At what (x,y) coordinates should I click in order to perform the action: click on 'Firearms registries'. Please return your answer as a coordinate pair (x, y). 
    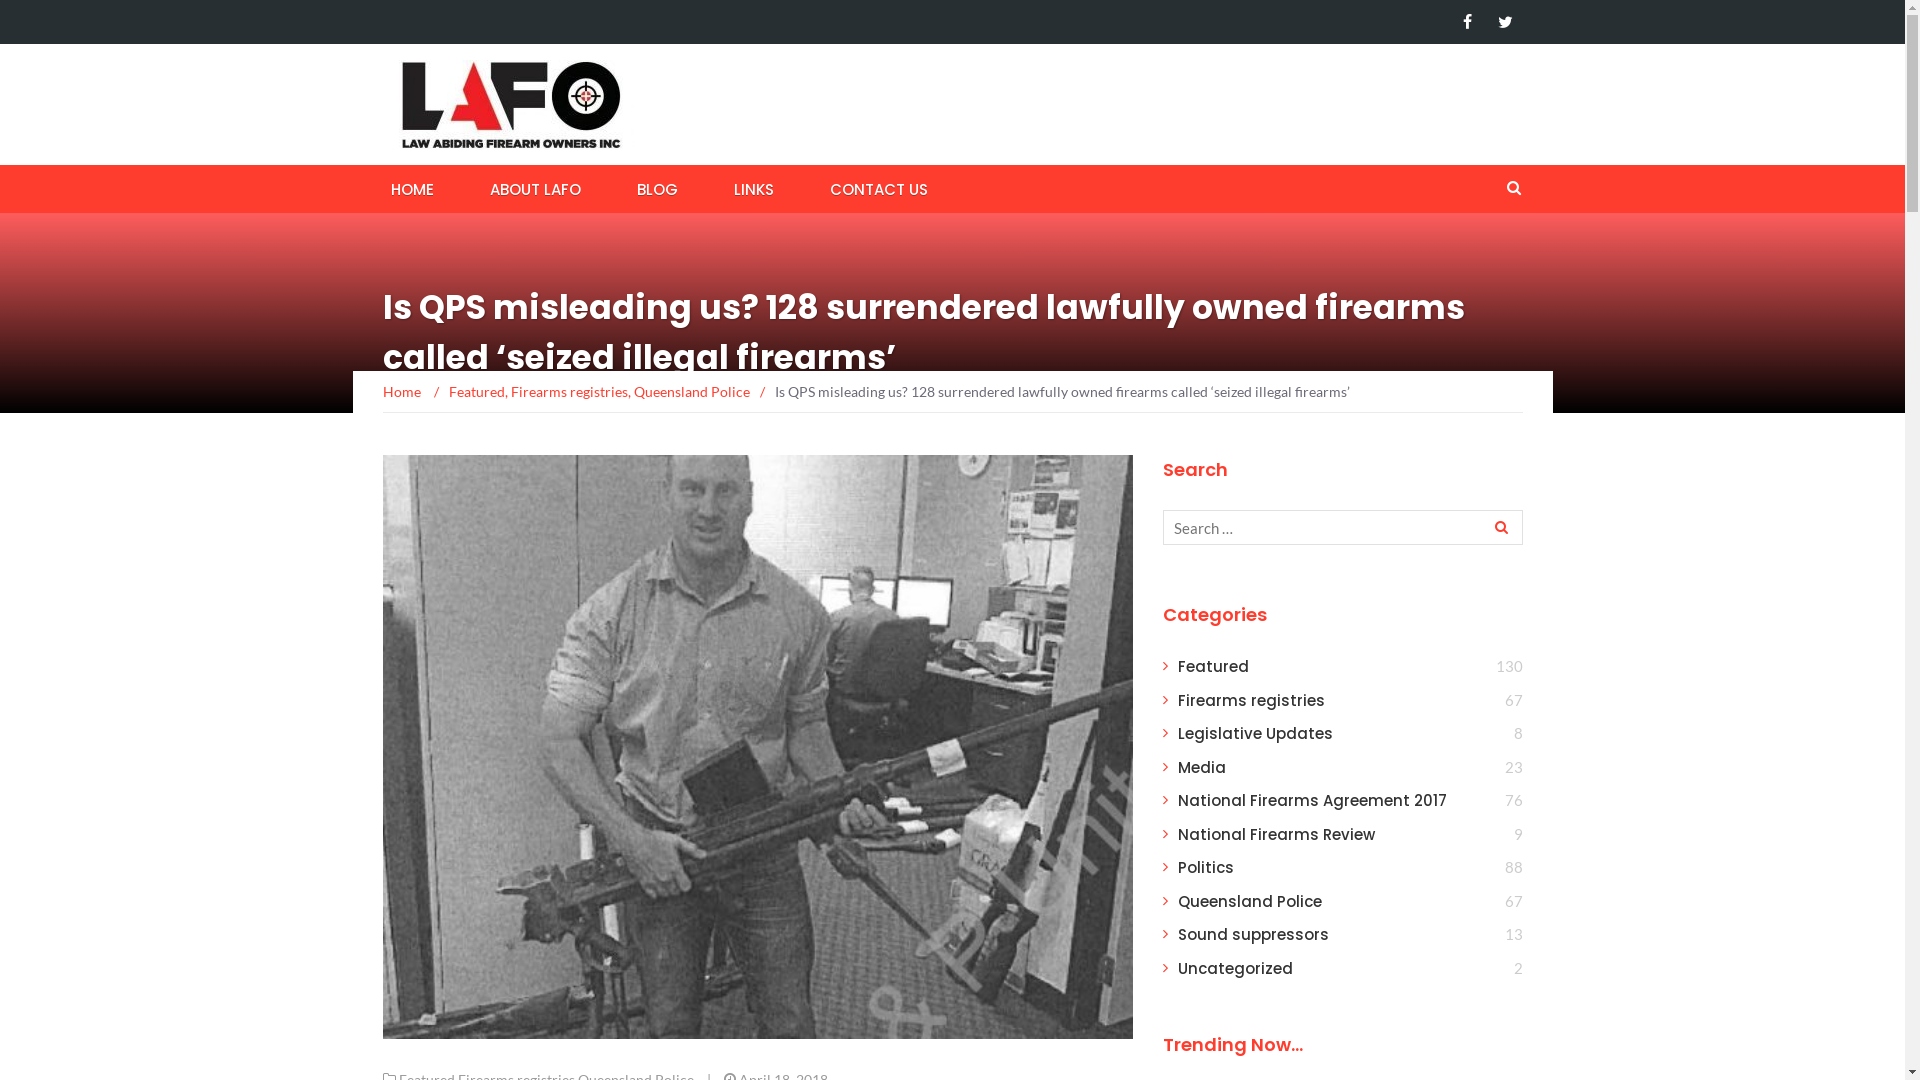
    Looking at the image, I should click on (1250, 699).